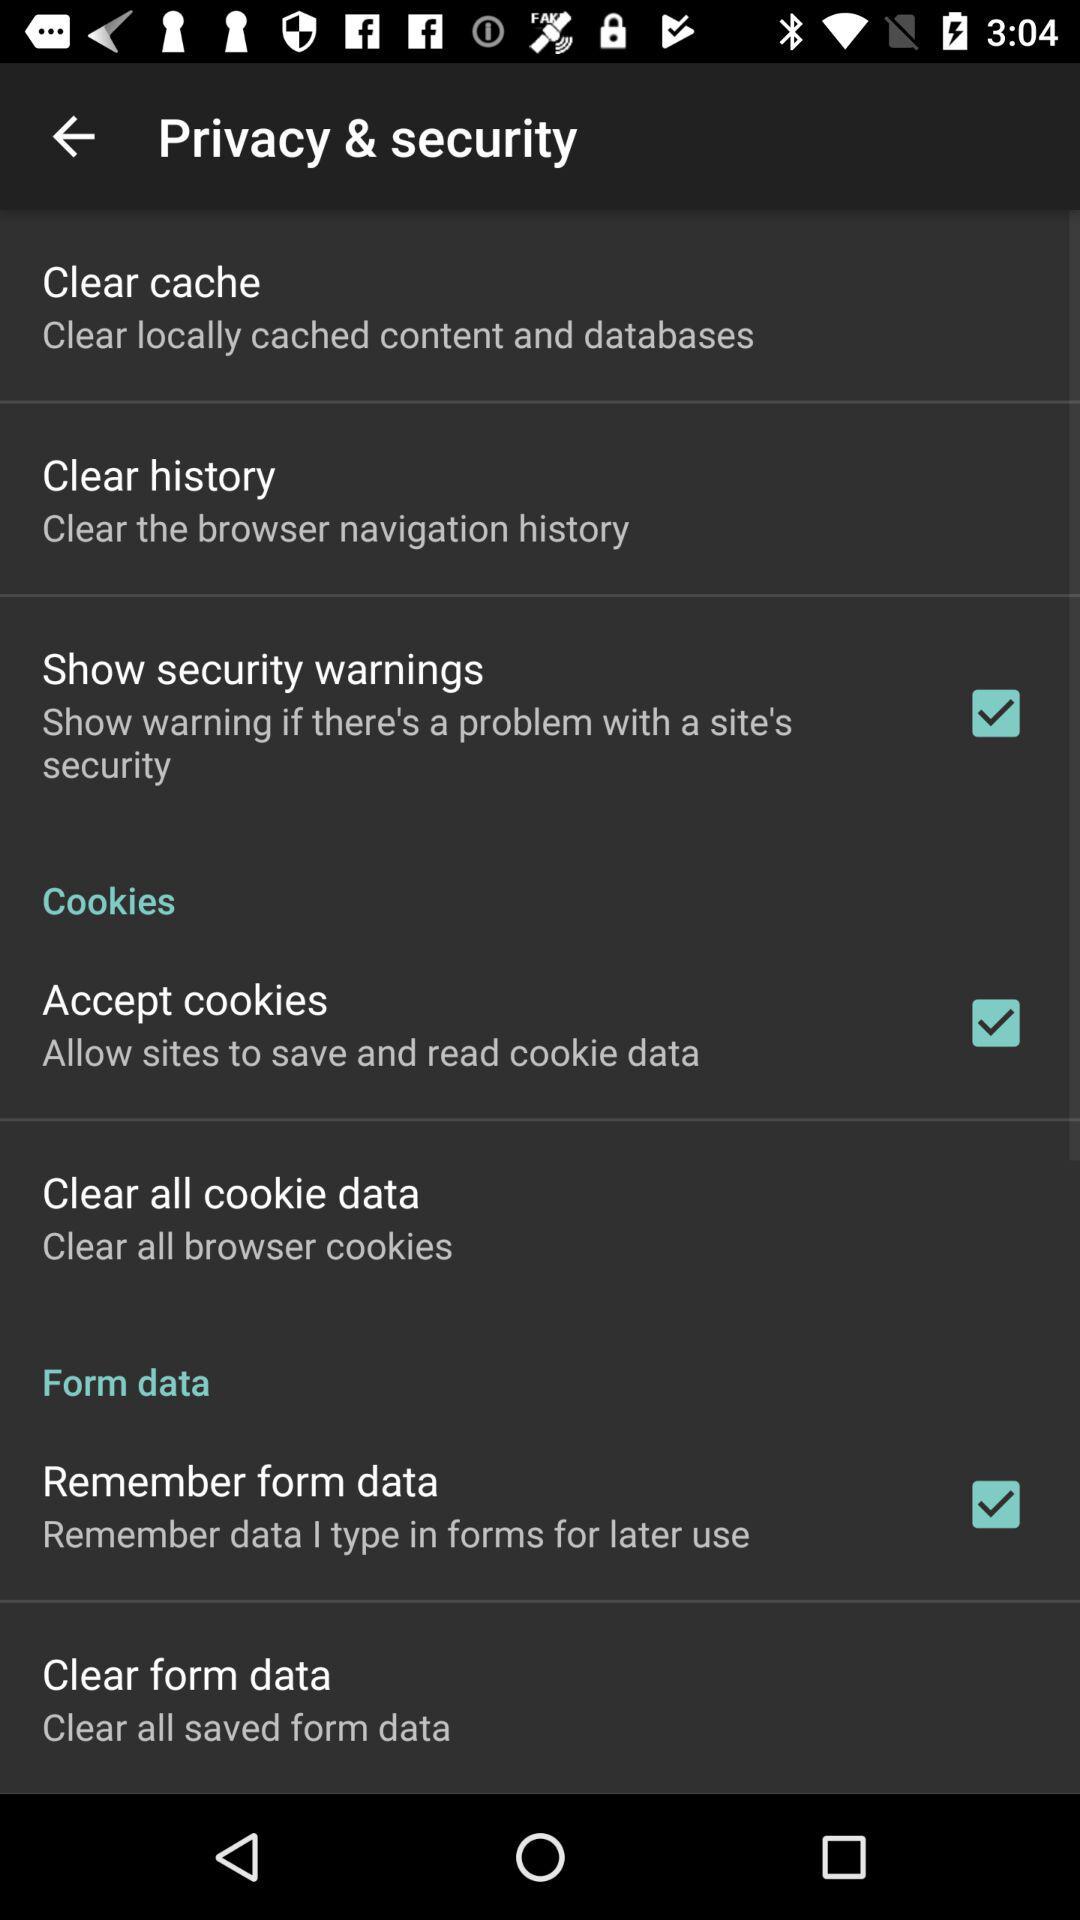 The image size is (1080, 1920). What do you see at coordinates (371, 1050) in the screenshot?
I see `the icon below the accept cookies` at bounding box center [371, 1050].